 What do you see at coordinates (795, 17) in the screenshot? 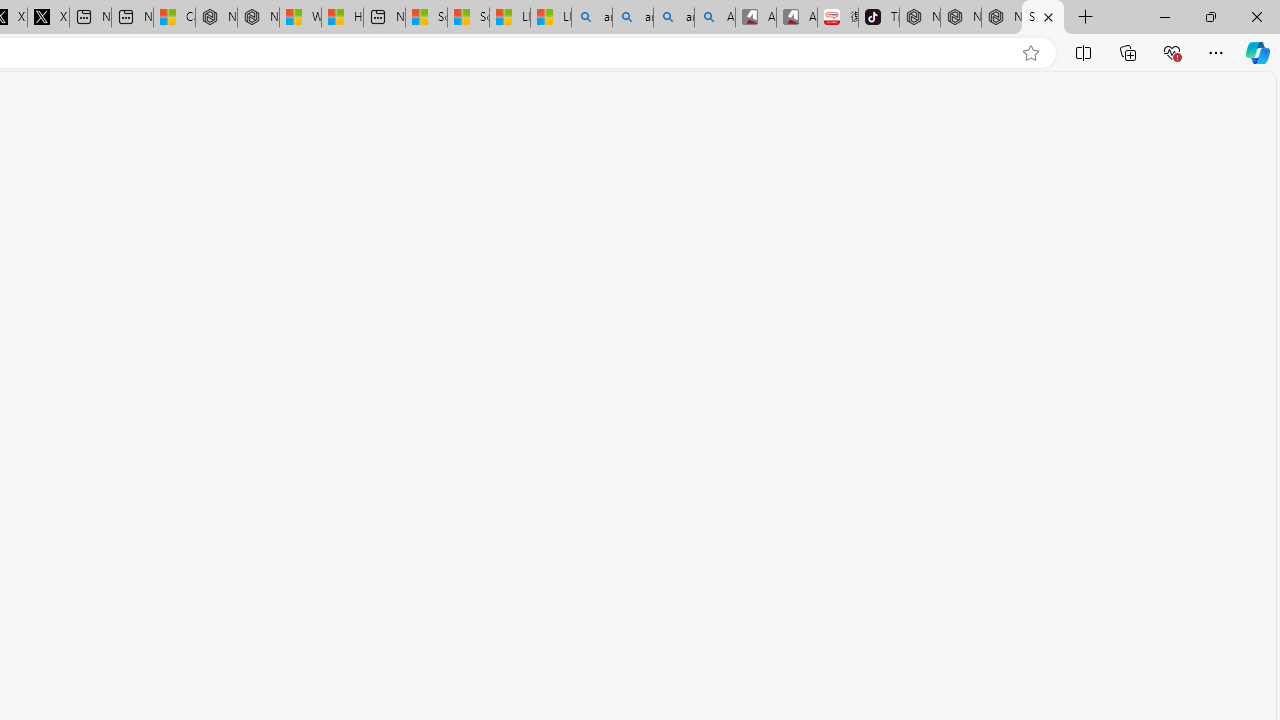
I see `'All Cubot phones'` at bounding box center [795, 17].